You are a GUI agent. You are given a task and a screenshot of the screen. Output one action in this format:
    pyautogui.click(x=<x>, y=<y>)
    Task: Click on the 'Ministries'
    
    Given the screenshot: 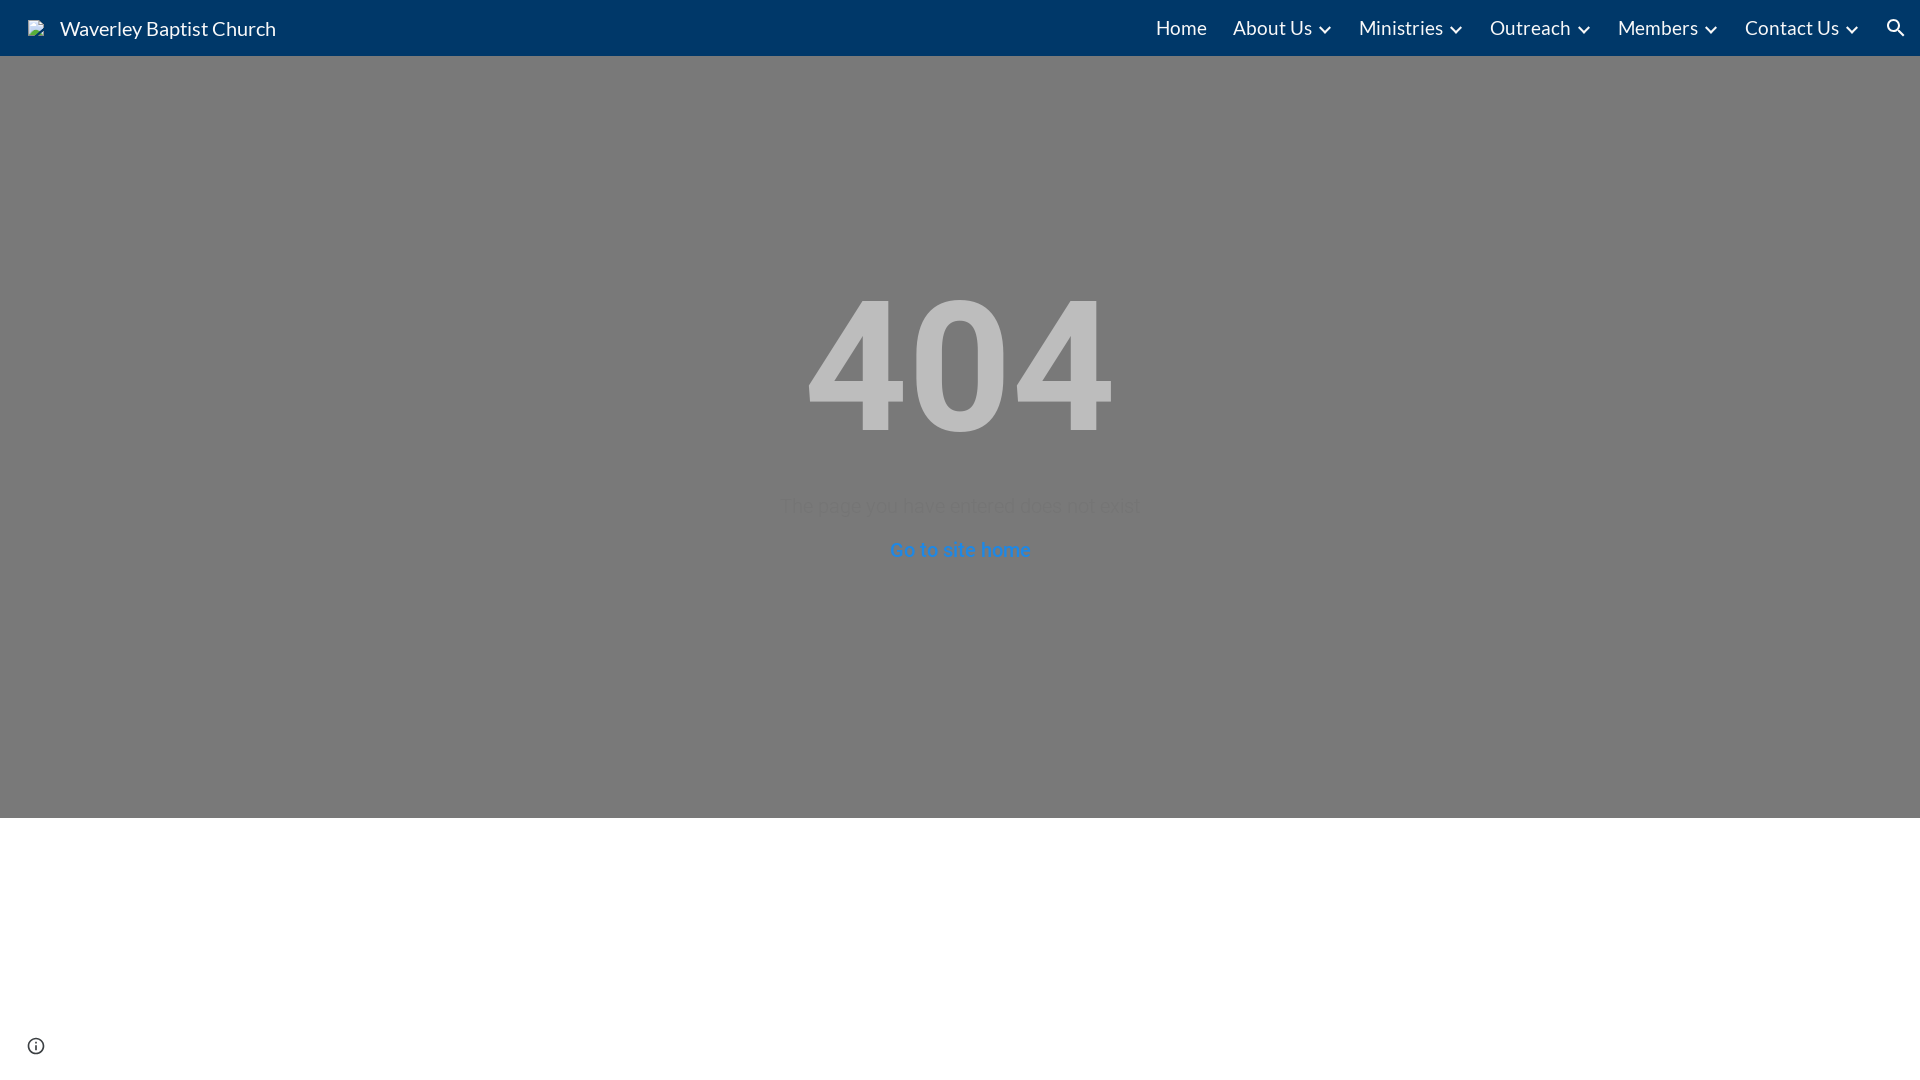 What is the action you would take?
    pyautogui.click(x=1358, y=27)
    